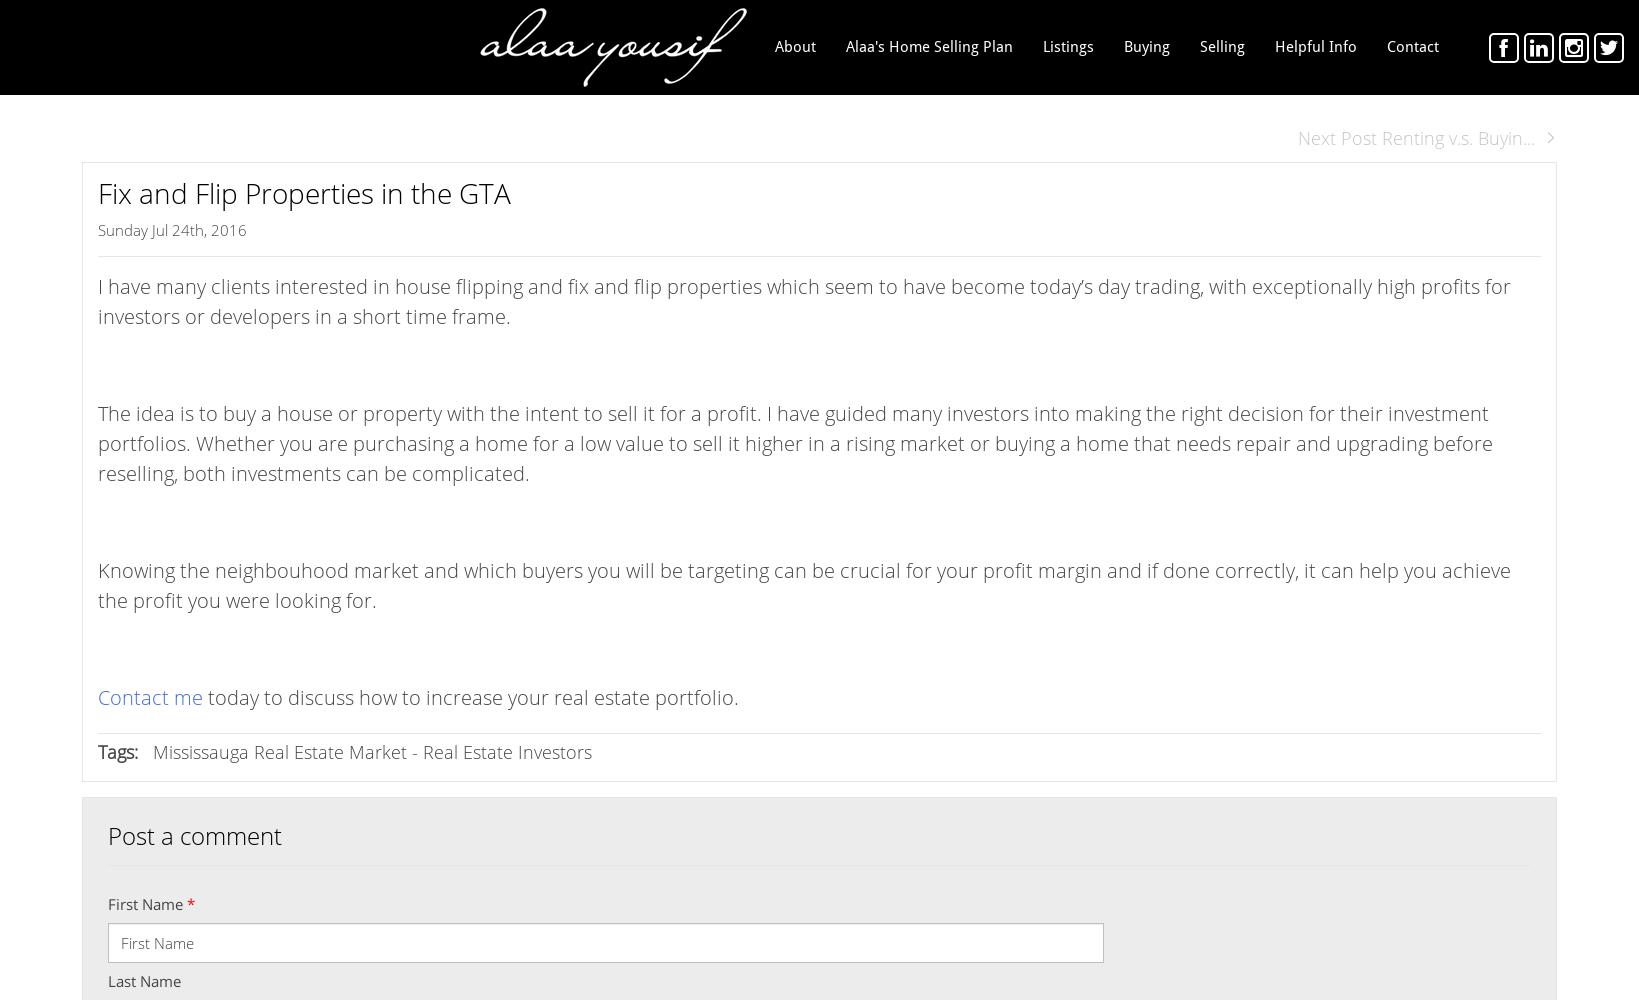 Image resolution: width=1639 pixels, height=1000 pixels. I want to click on 'Mortgage Calculator', so click(1342, 258).